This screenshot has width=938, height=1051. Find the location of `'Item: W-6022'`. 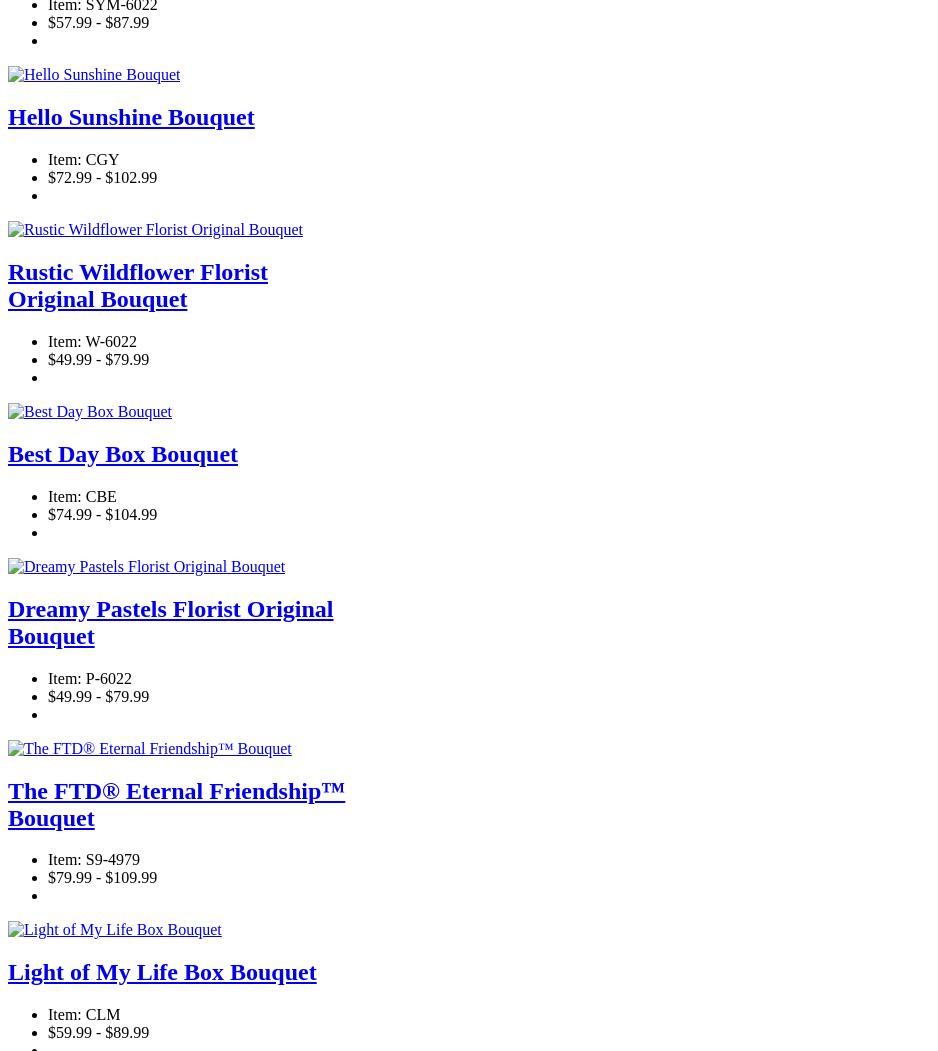

'Item: W-6022' is located at coordinates (92, 341).